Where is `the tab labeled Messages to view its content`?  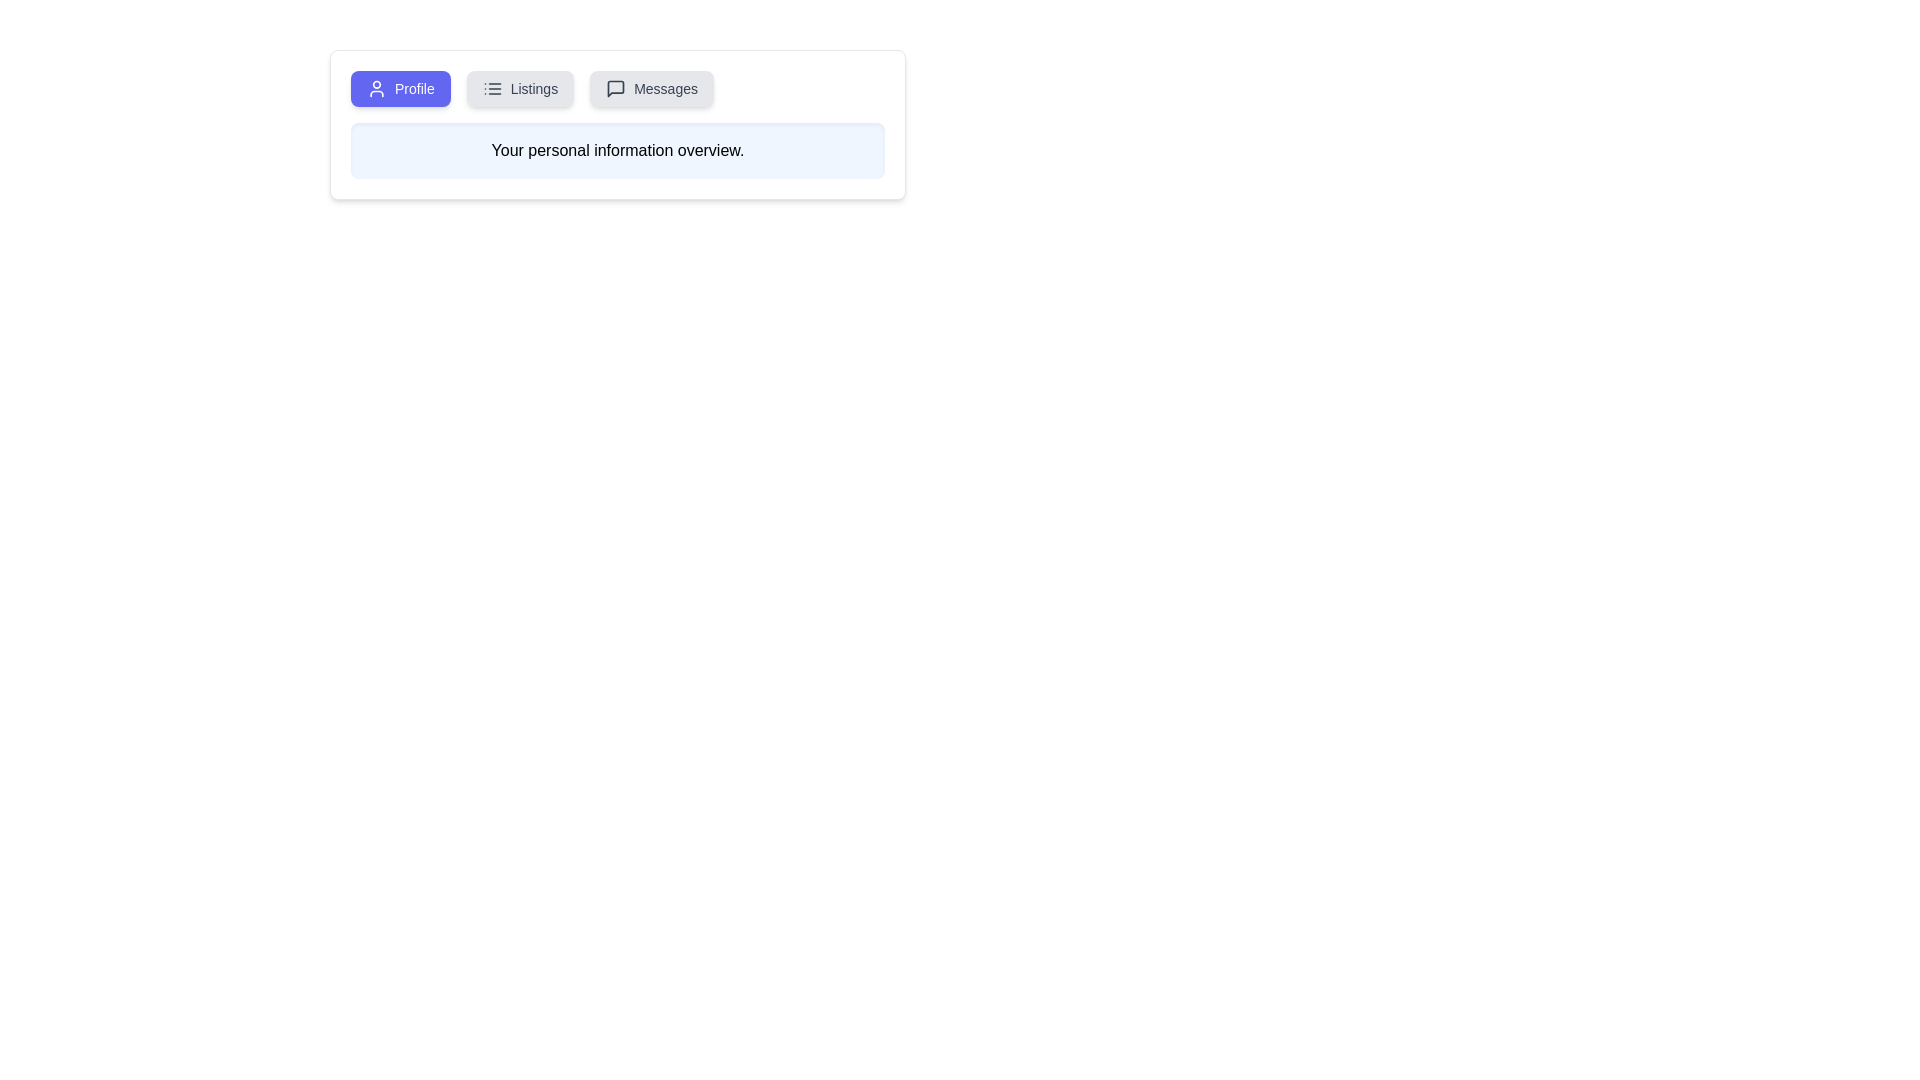 the tab labeled Messages to view its content is located at coordinates (652, 87).